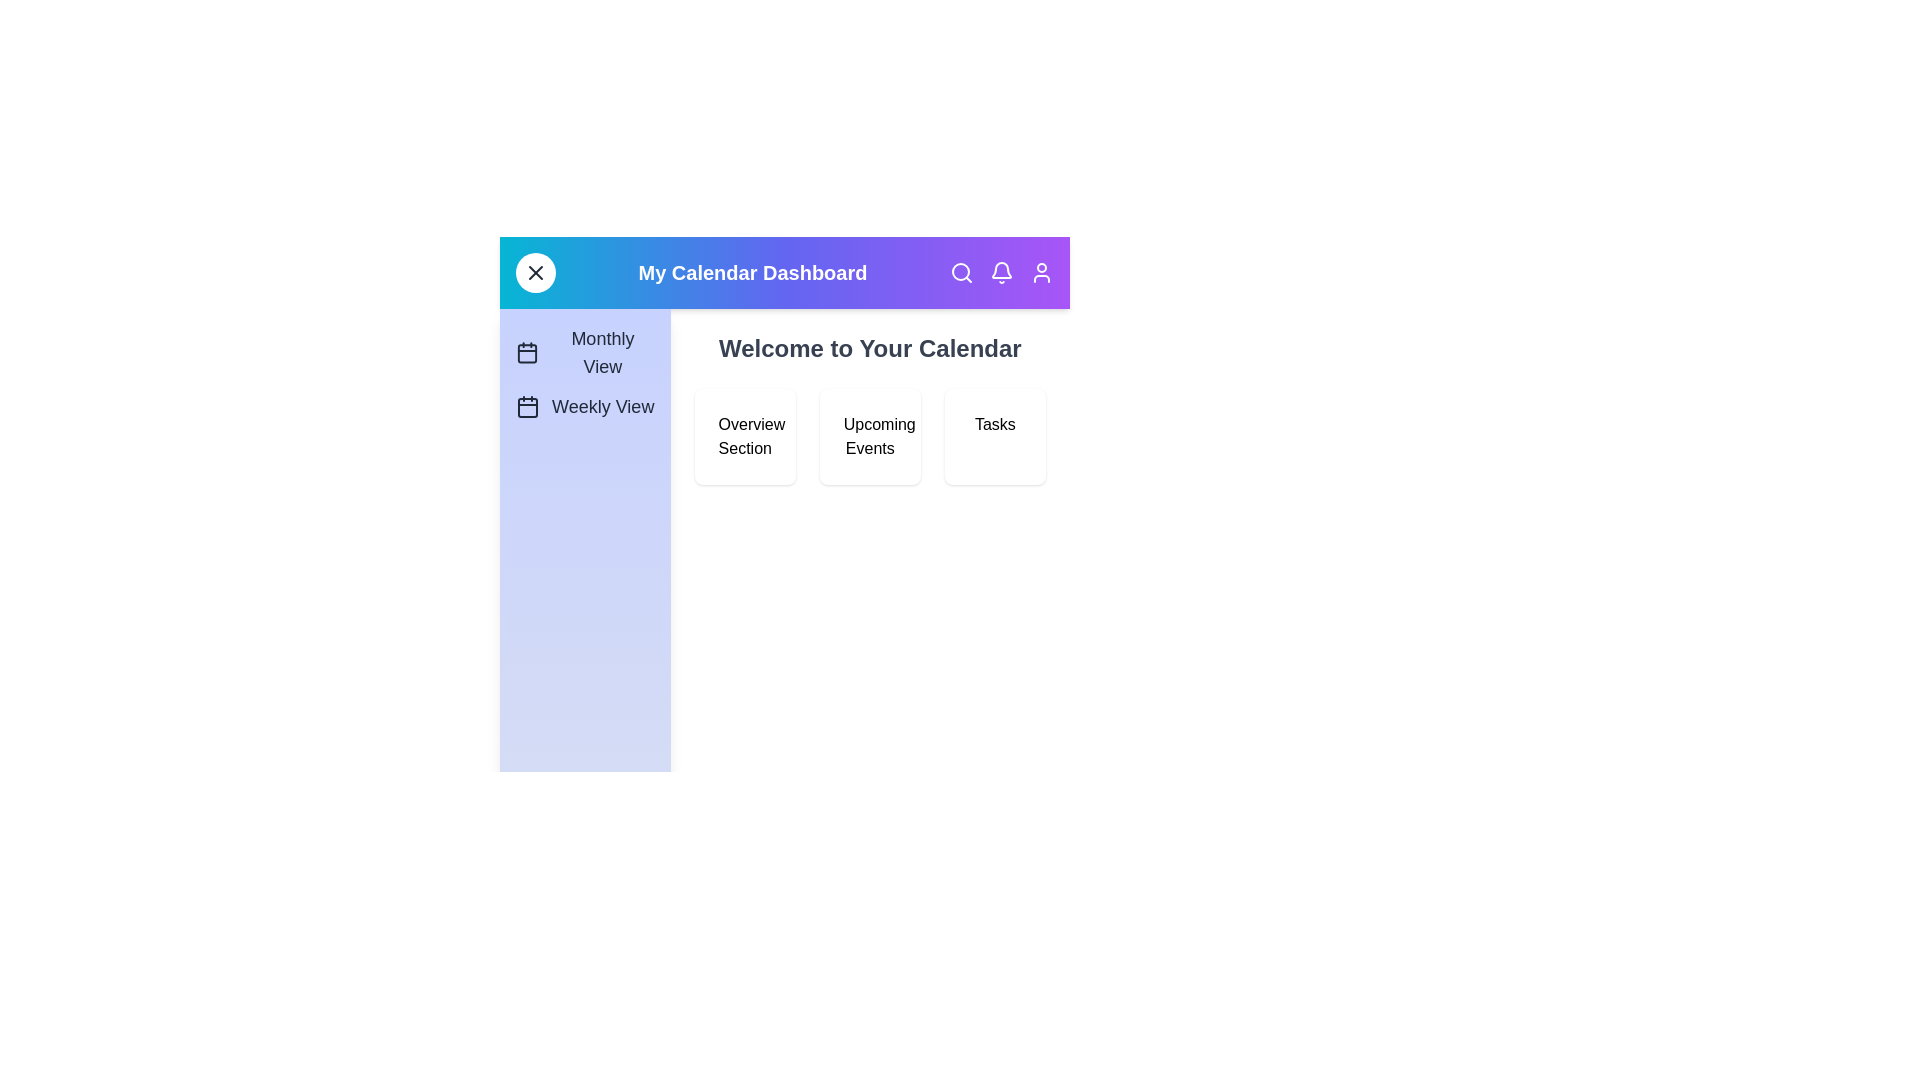 The image size is (1920, 1080). I want to click on the 'Overview Section' card component, which is the leftmost card in a grid layout, featuring a white background and bold, black text, so click(743, 435).